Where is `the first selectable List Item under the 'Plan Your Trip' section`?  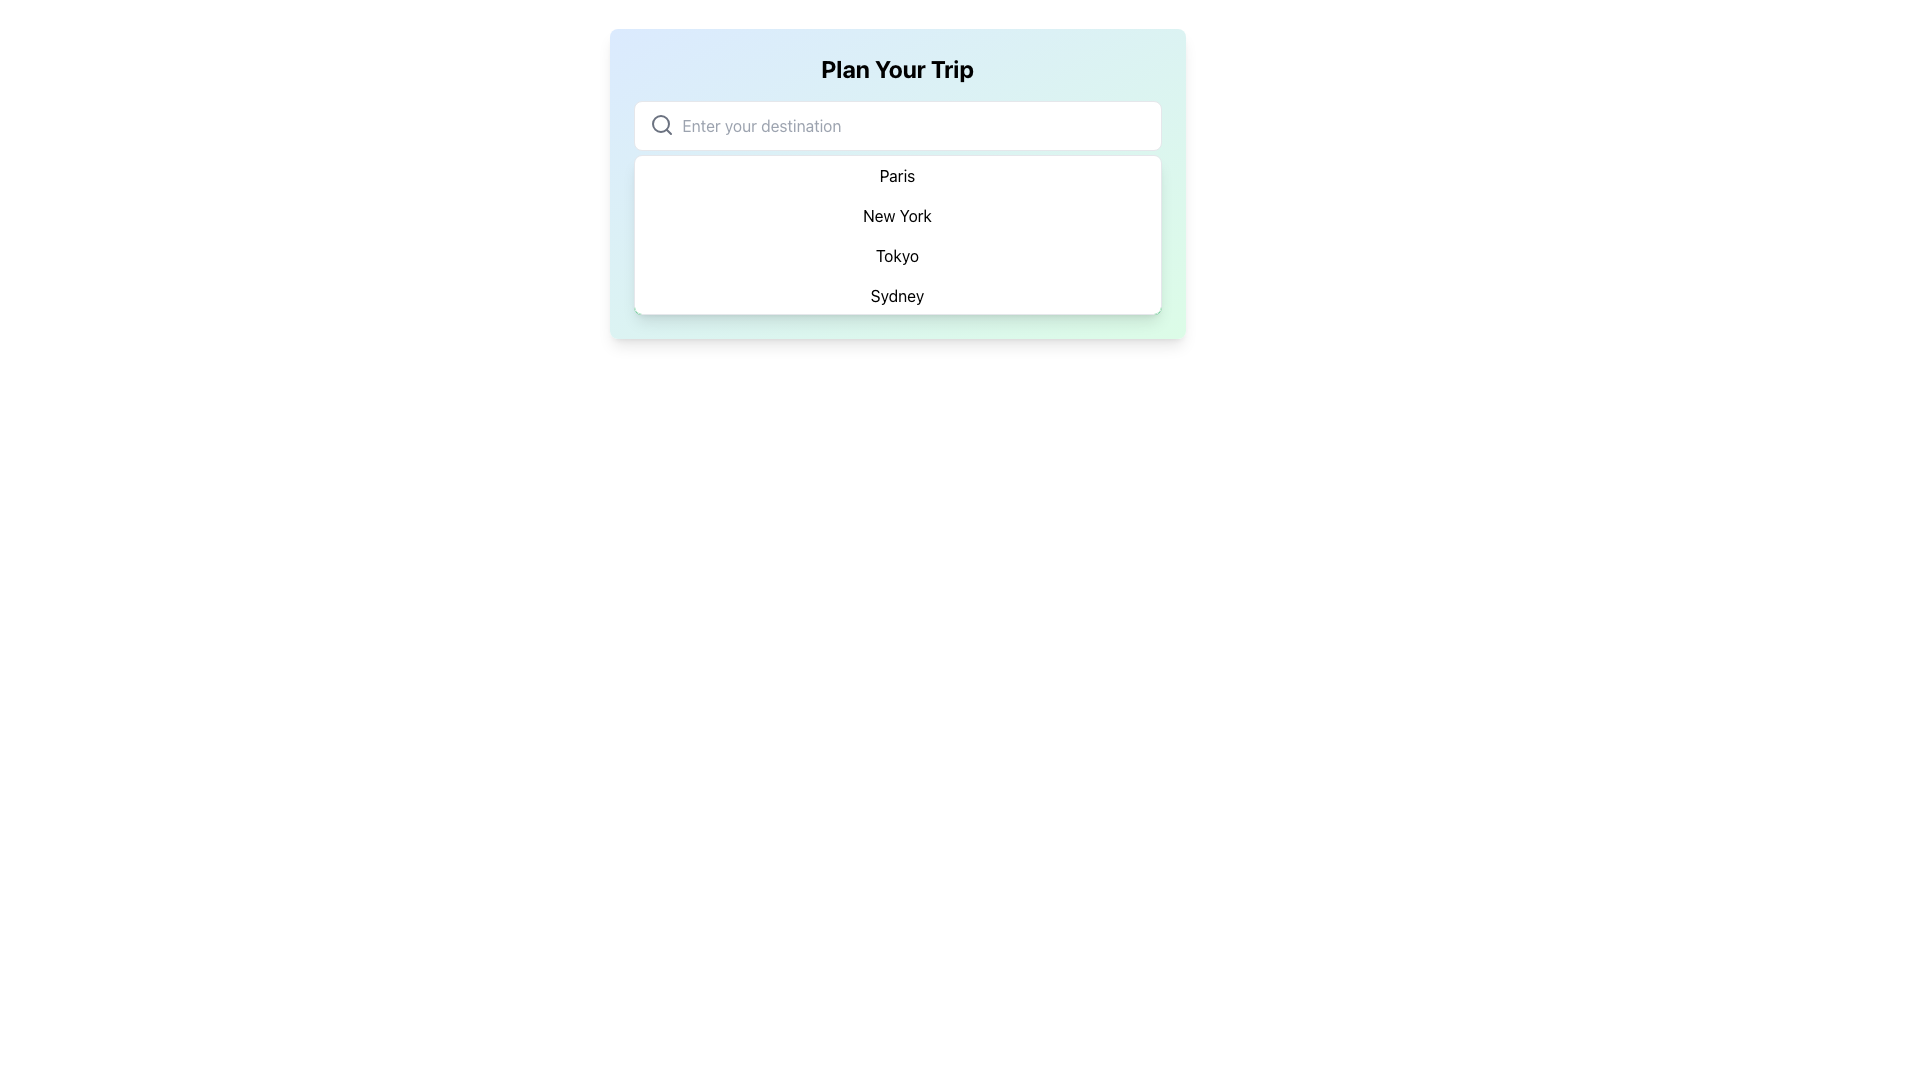 the first selectable List Item under the 'Plan Your Trip' section is located at coordinates (896, 184).